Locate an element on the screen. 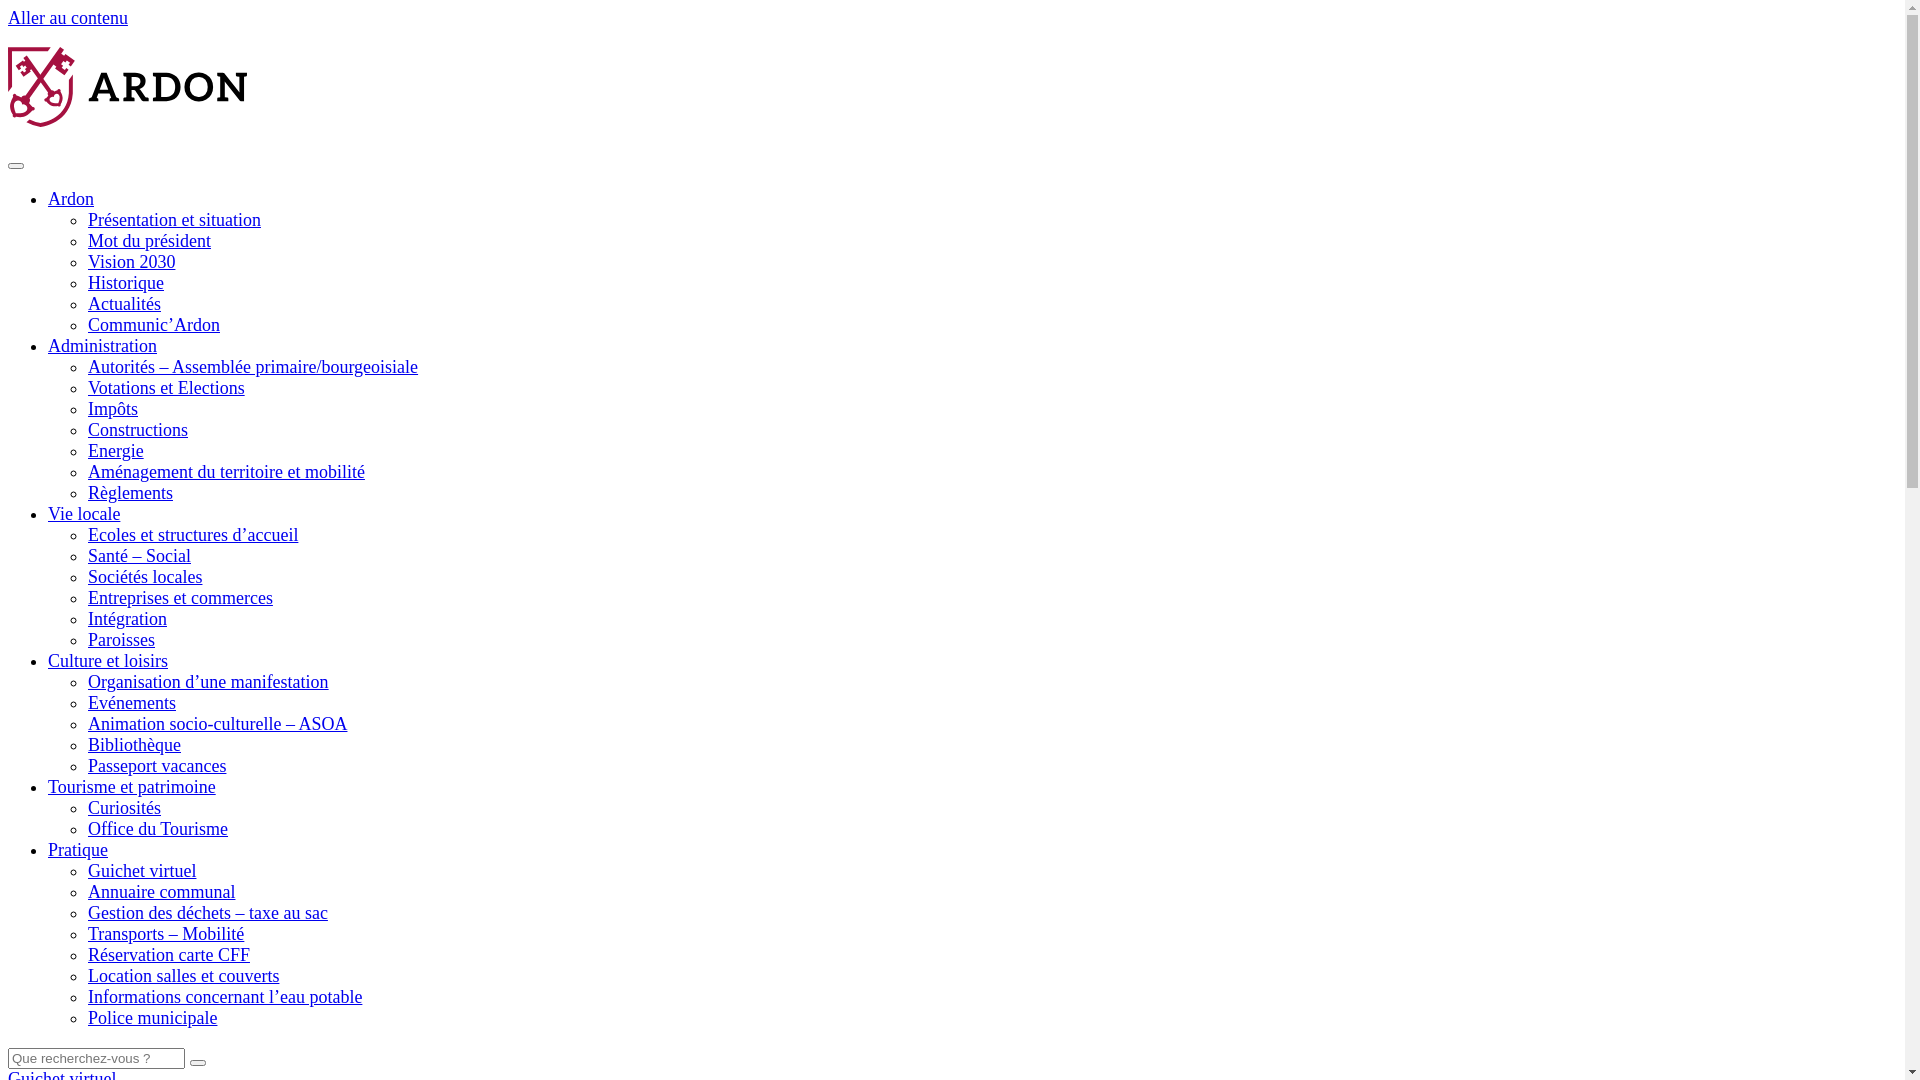 Image resolution: width=1920 pixels, height=1080 pixels. 'Vie locale' is located at coordinates (48, 512).